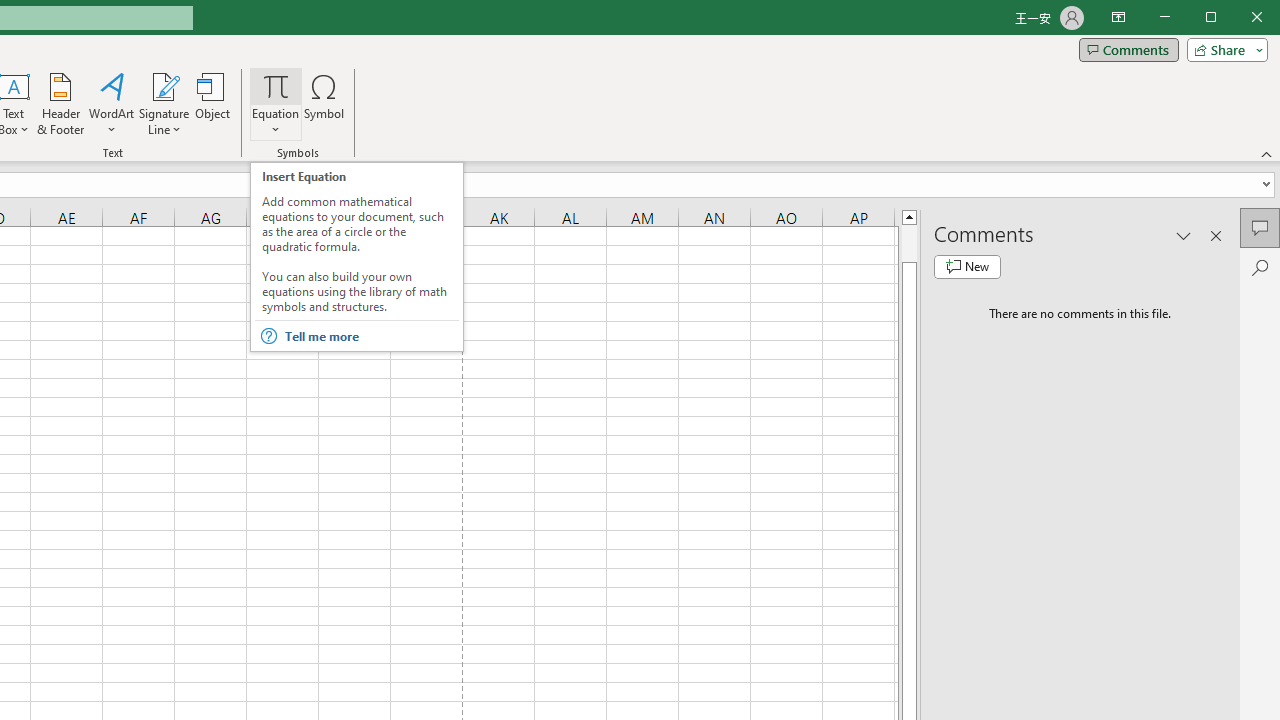 This screenshot has width=1280, height=720. Describe the element at coordinates (164, 104) in the screenshot. I see `'Signature Line'` at that location.